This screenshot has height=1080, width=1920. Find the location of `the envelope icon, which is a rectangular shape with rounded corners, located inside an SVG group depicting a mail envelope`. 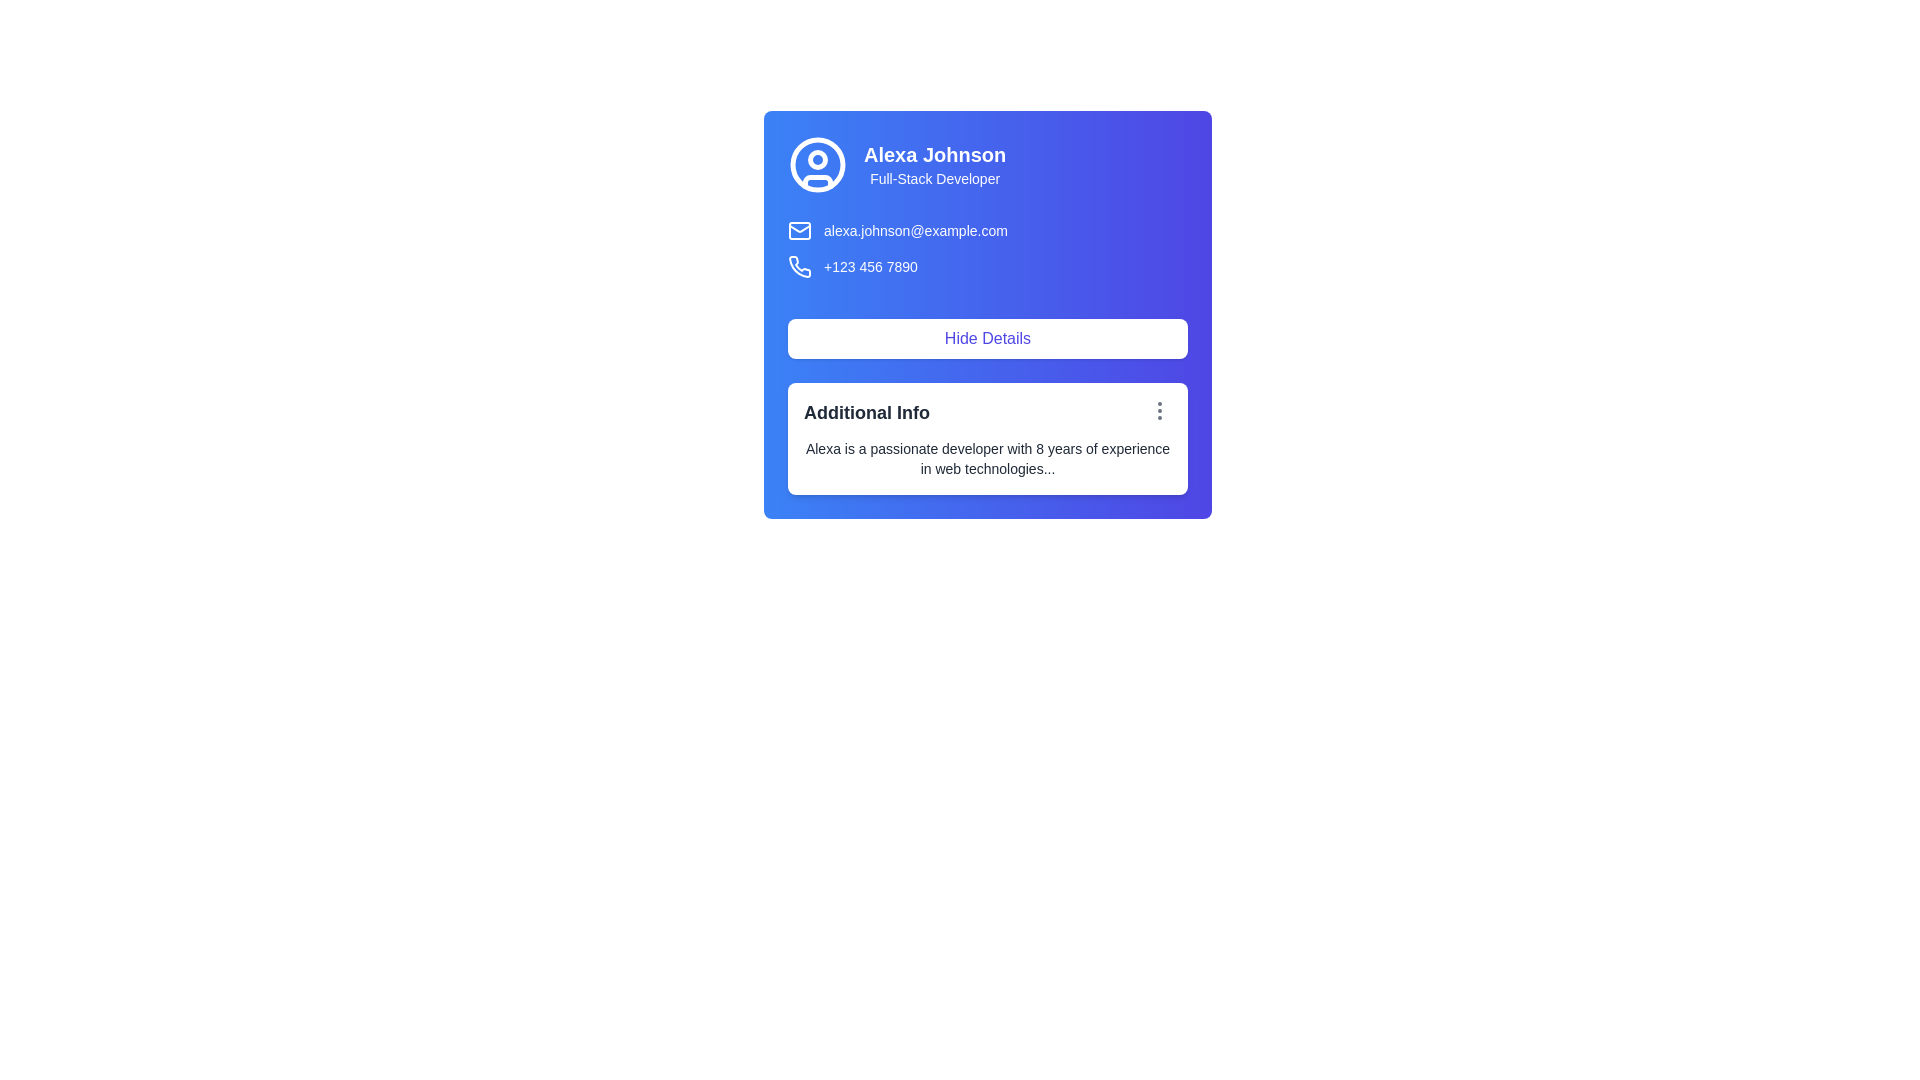

the envelope icon, which is a rectangular shape with rounded corners, located inside an SVG group depicting a mail envelope is located at coordinates (800, 230).